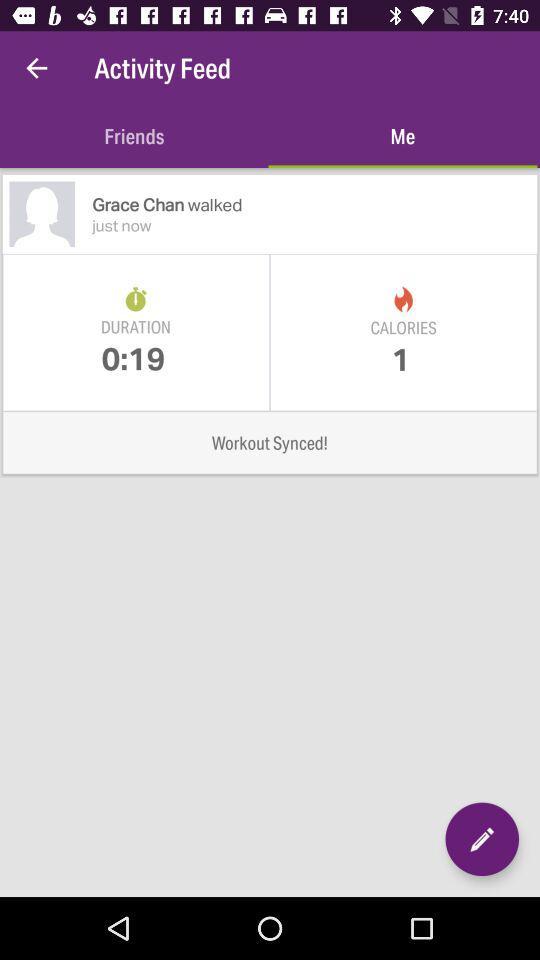  What do you see at coordinates (481, 839) in the screenshot?
I see `activity` at bounding box center [481, 839].